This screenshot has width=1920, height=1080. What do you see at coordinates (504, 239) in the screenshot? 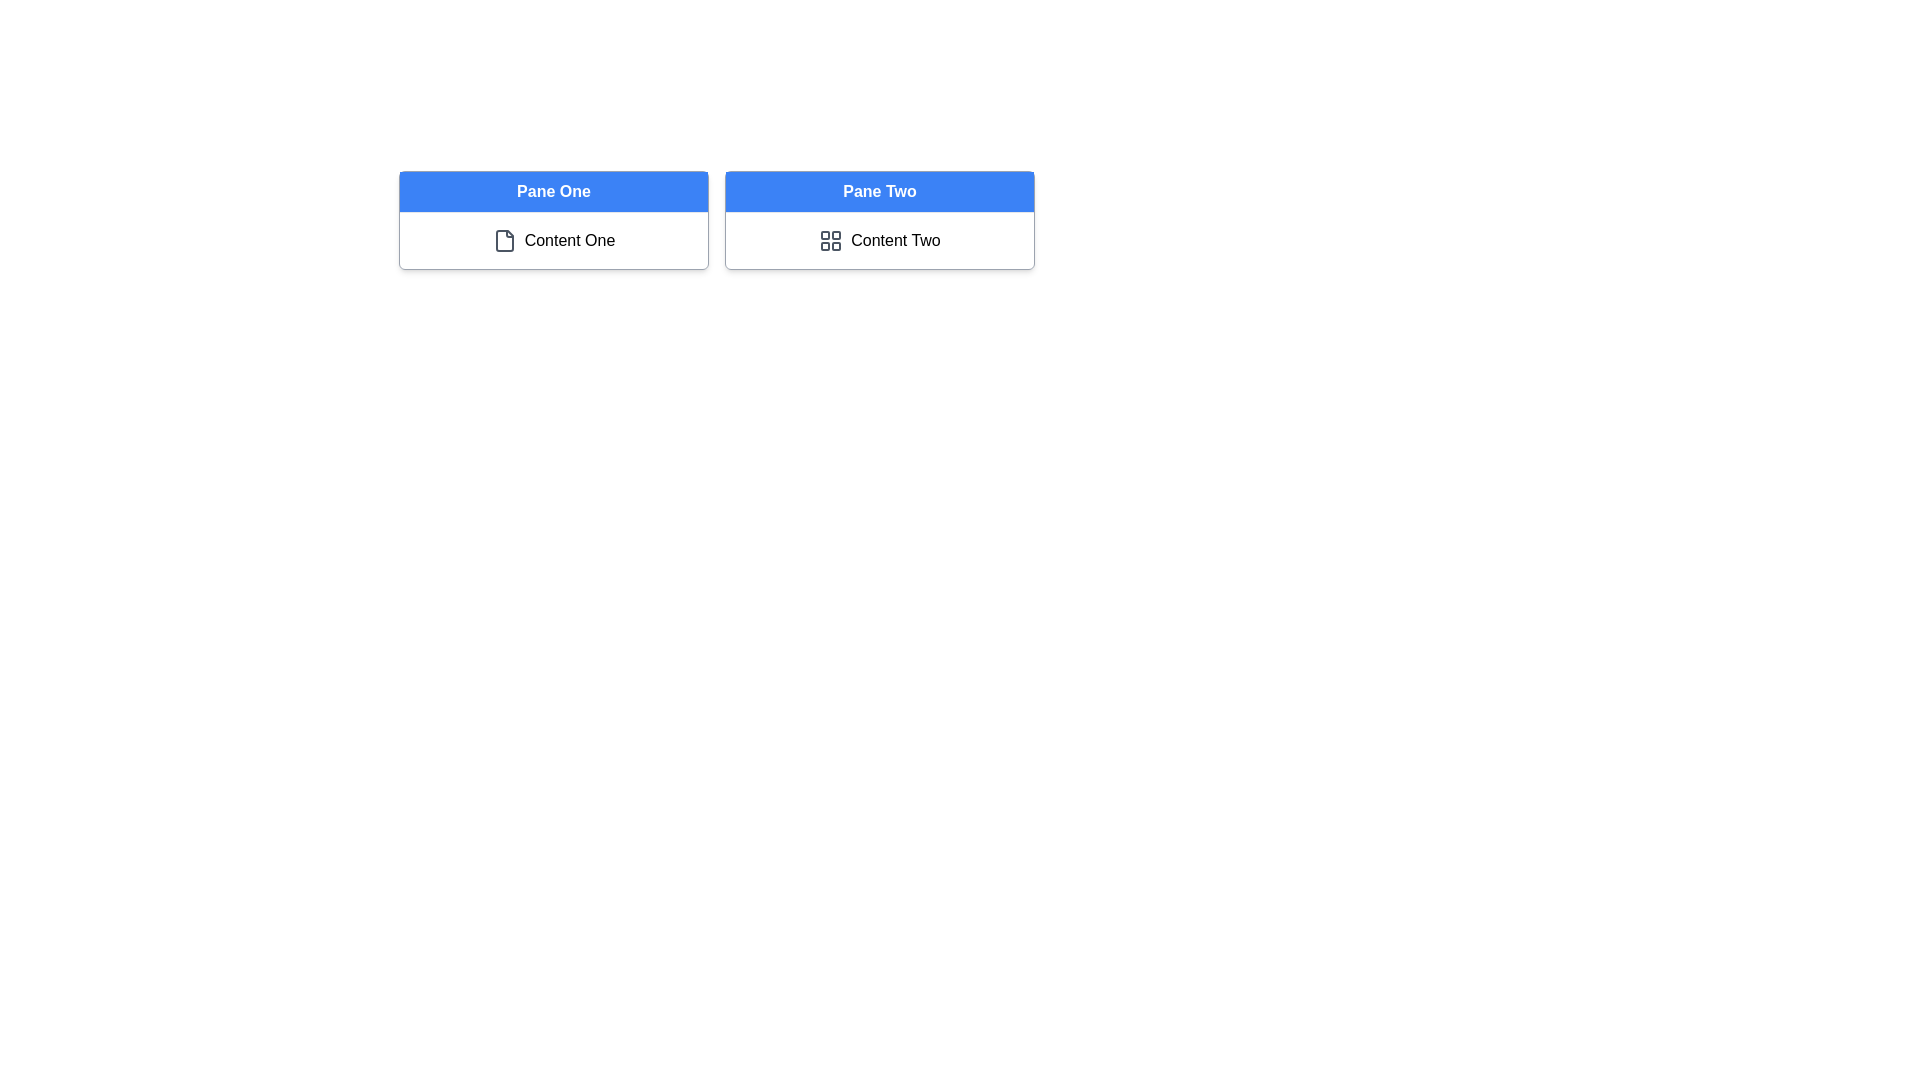
I see `the icon resembling a file document with a dog-eared corner located in the 'Pane One' section, positioned to the left of the text 'Content One'` at bounding box center [504, 239].